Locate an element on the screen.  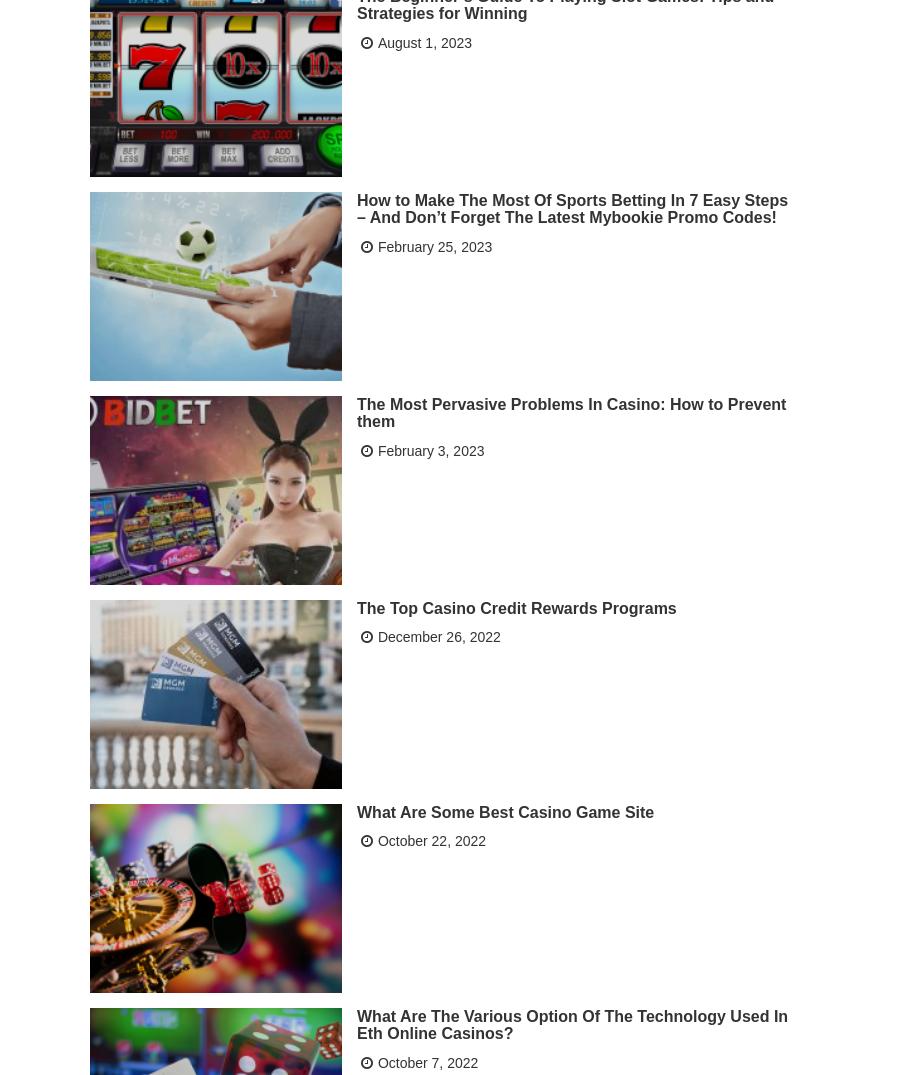
'What Are The Various Option Of The Technology Used In Eth Online Casinos?' is located at coordinates (572, 1022).